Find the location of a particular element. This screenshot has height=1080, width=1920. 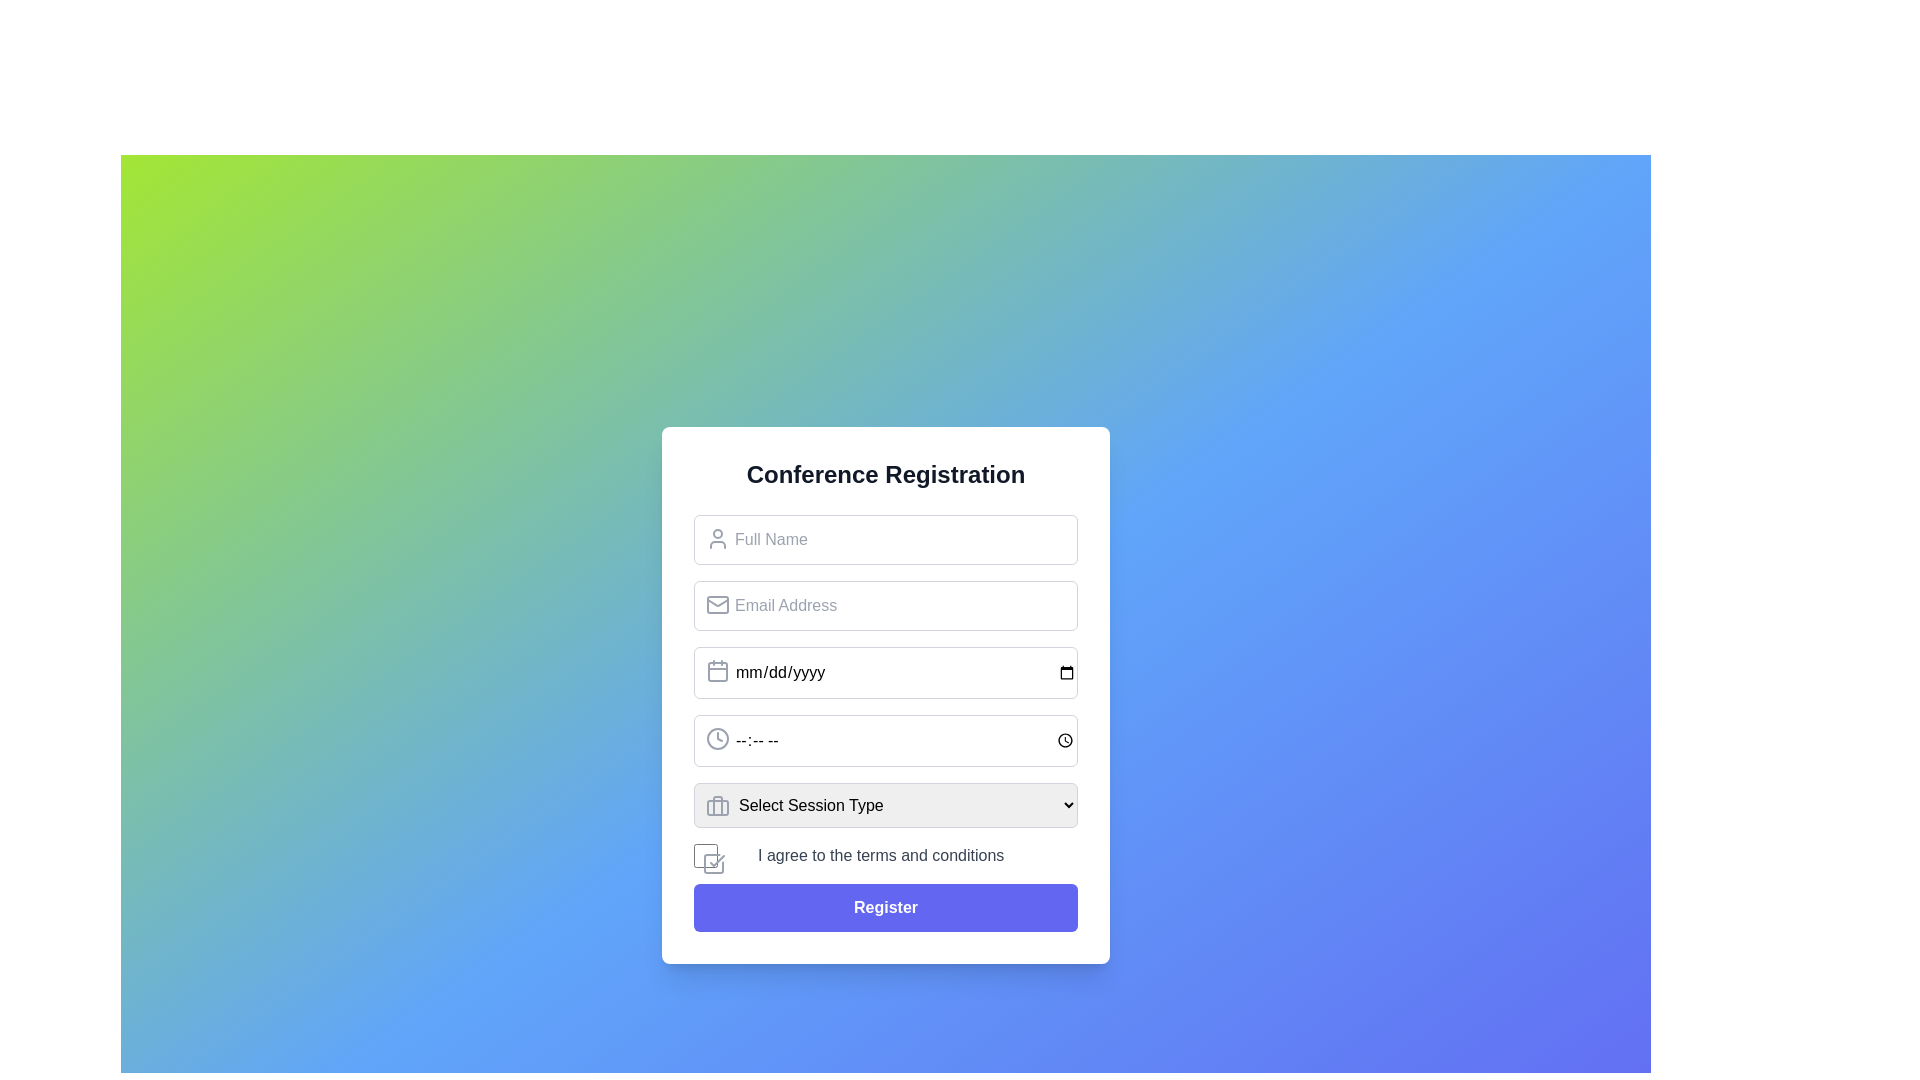

the left vertical bar of the suitcase-like icon located within the 'Select Session Type' dropdown field is located at coordinates (718, 804).